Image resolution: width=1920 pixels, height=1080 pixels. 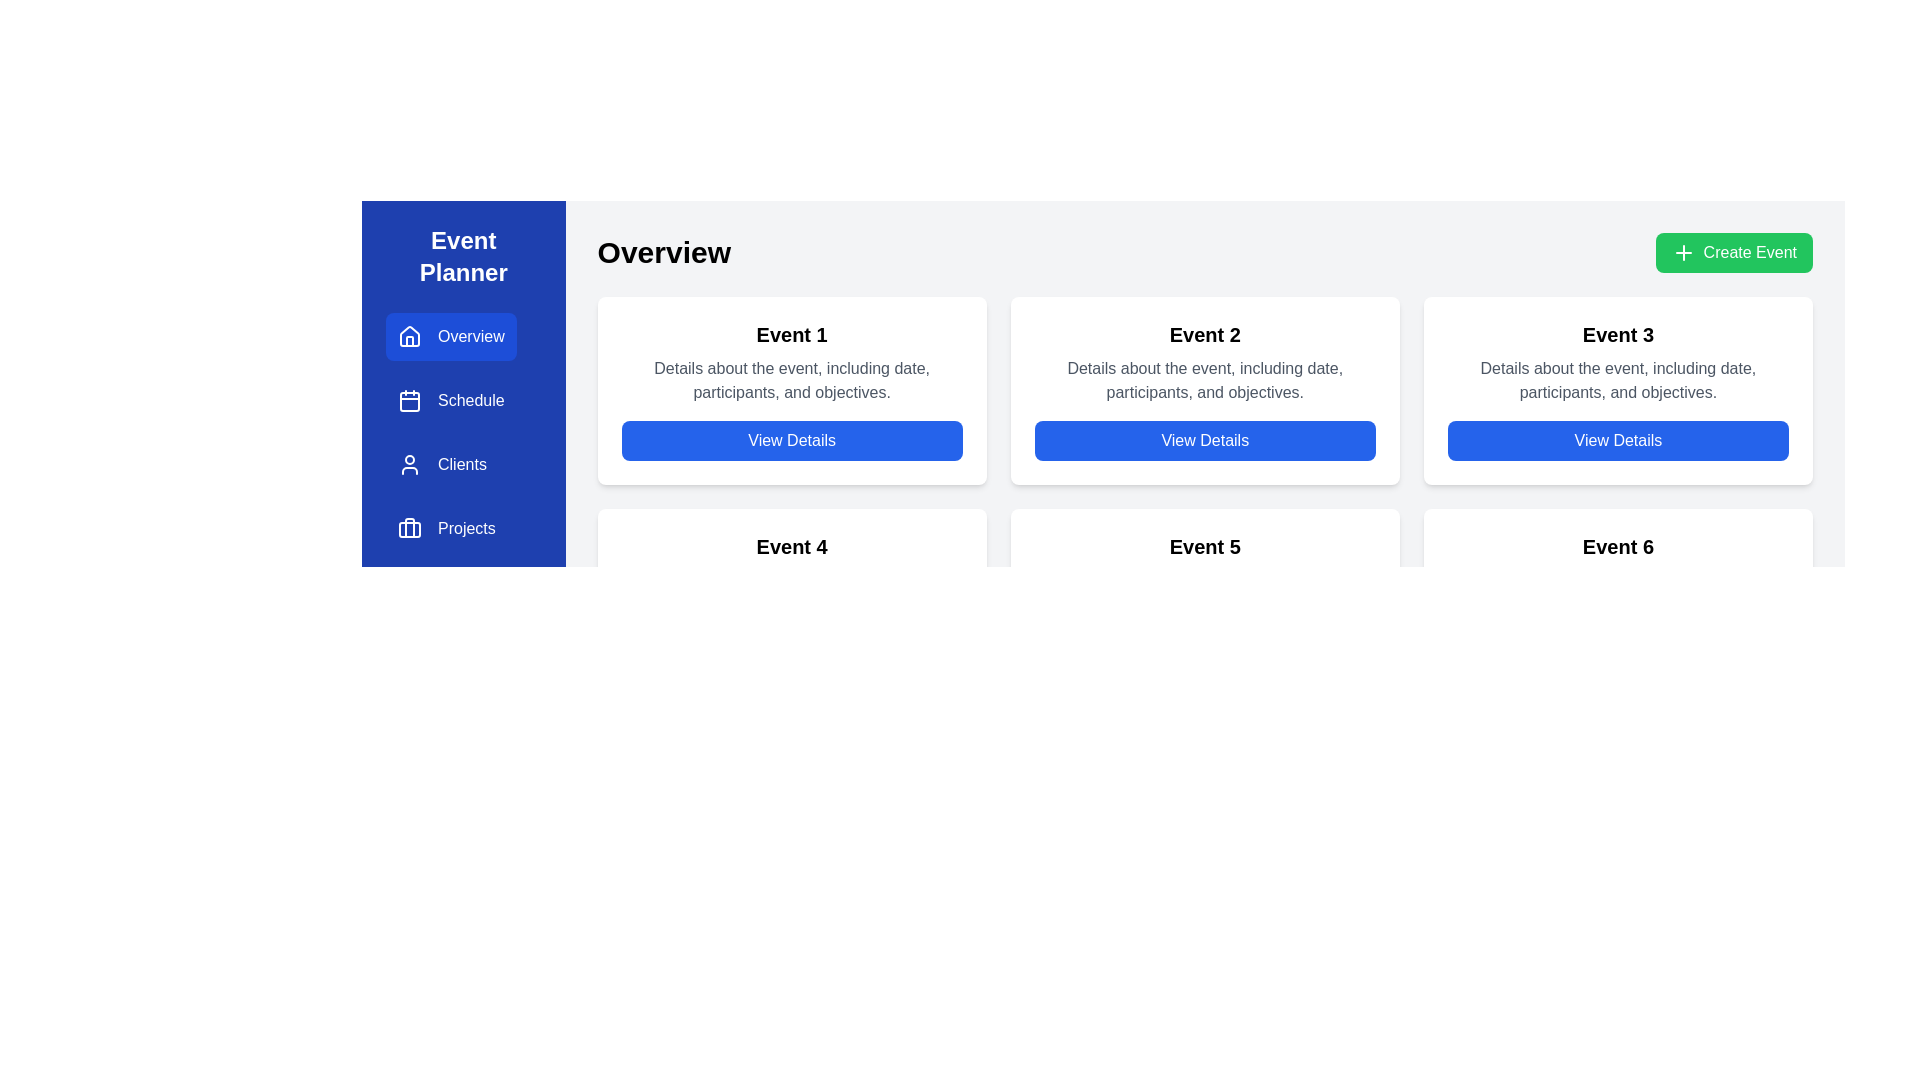 I want to click on the user-shaped icon with a circular head and simple body outline, styled in white on a blue background, located next to the text 'Clients' in the vertical navigation sidebar, so click(x=408, y=465).